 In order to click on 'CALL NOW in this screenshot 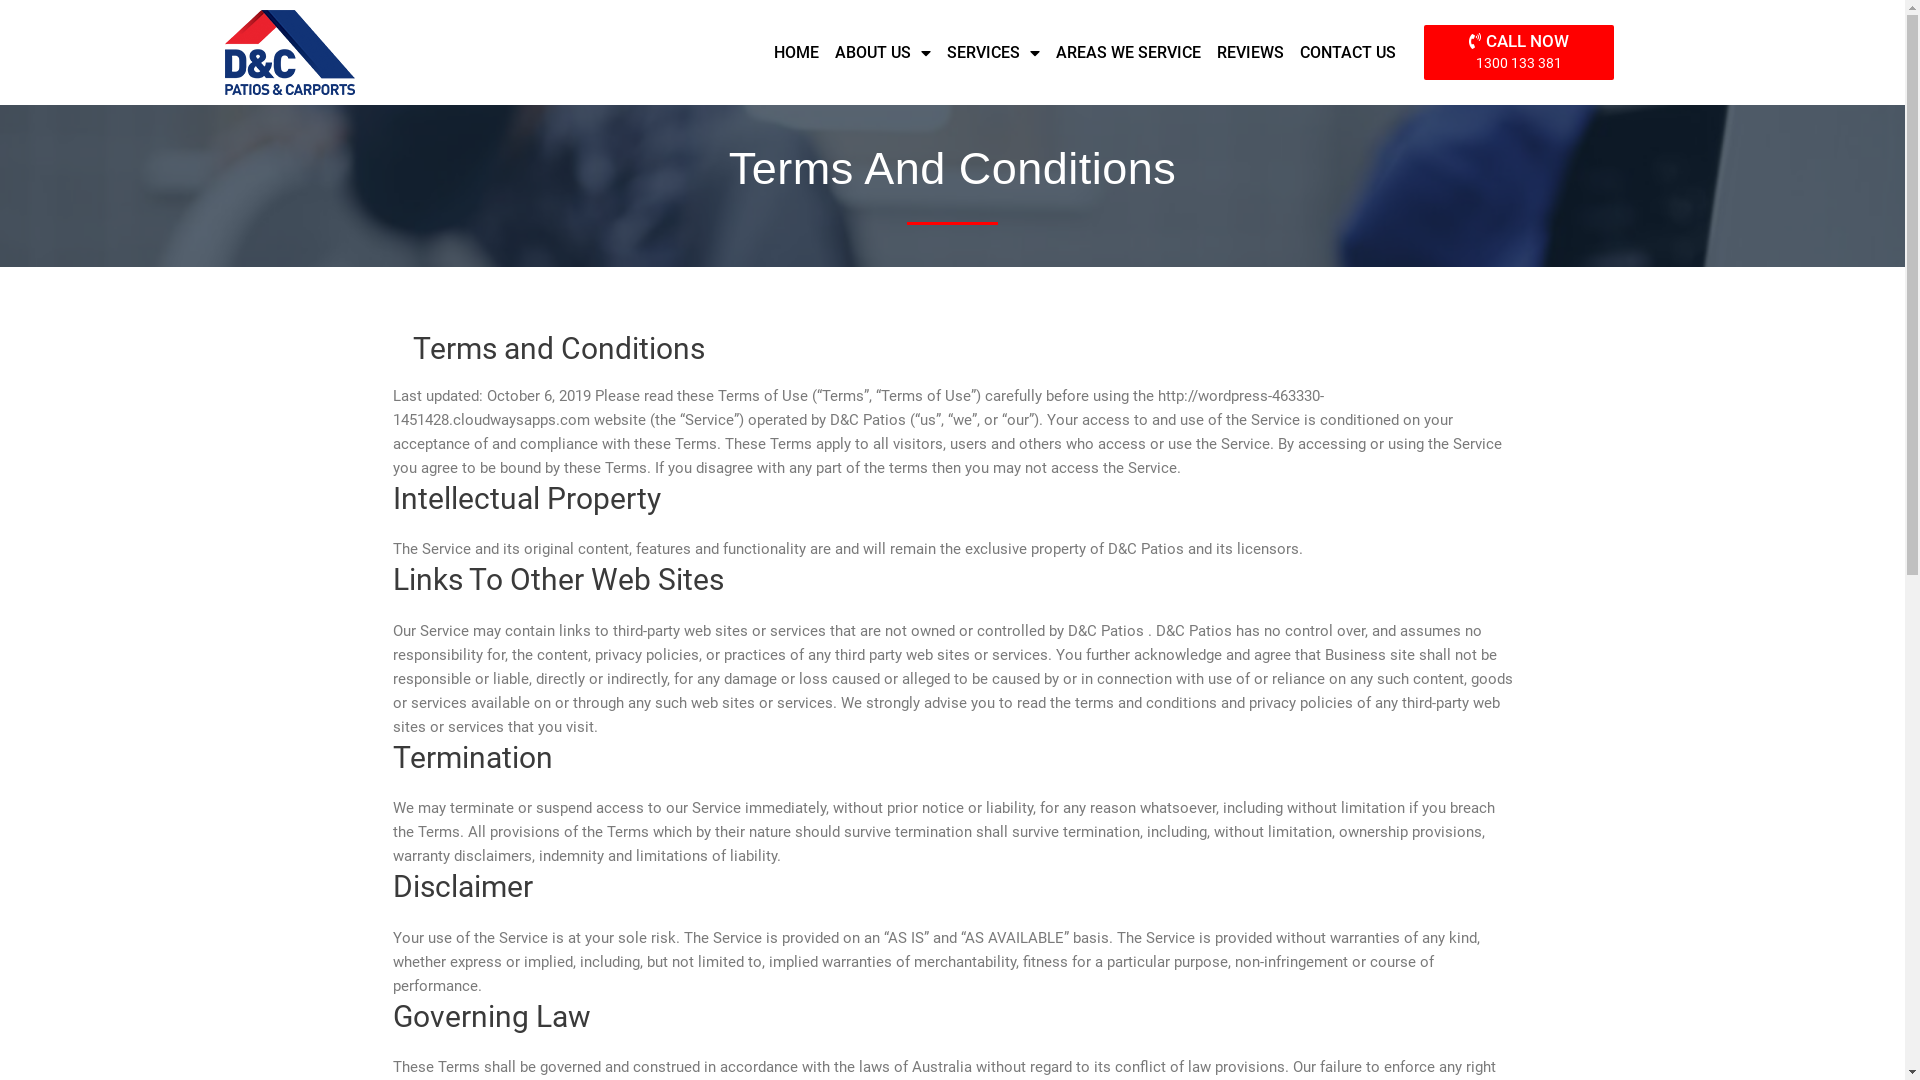, I will do `click(1518, 50)`.